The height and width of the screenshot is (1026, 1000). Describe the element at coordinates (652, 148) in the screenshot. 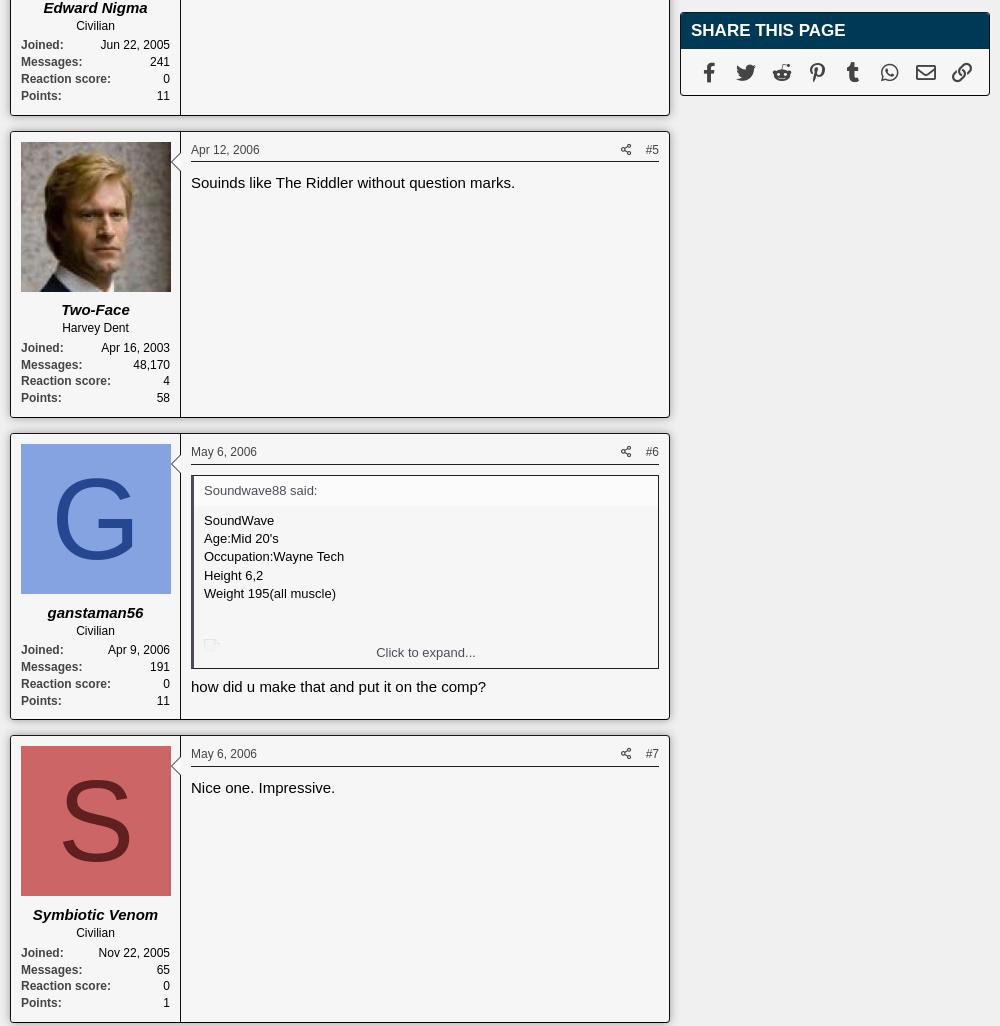

I see `'#5'` at that location.